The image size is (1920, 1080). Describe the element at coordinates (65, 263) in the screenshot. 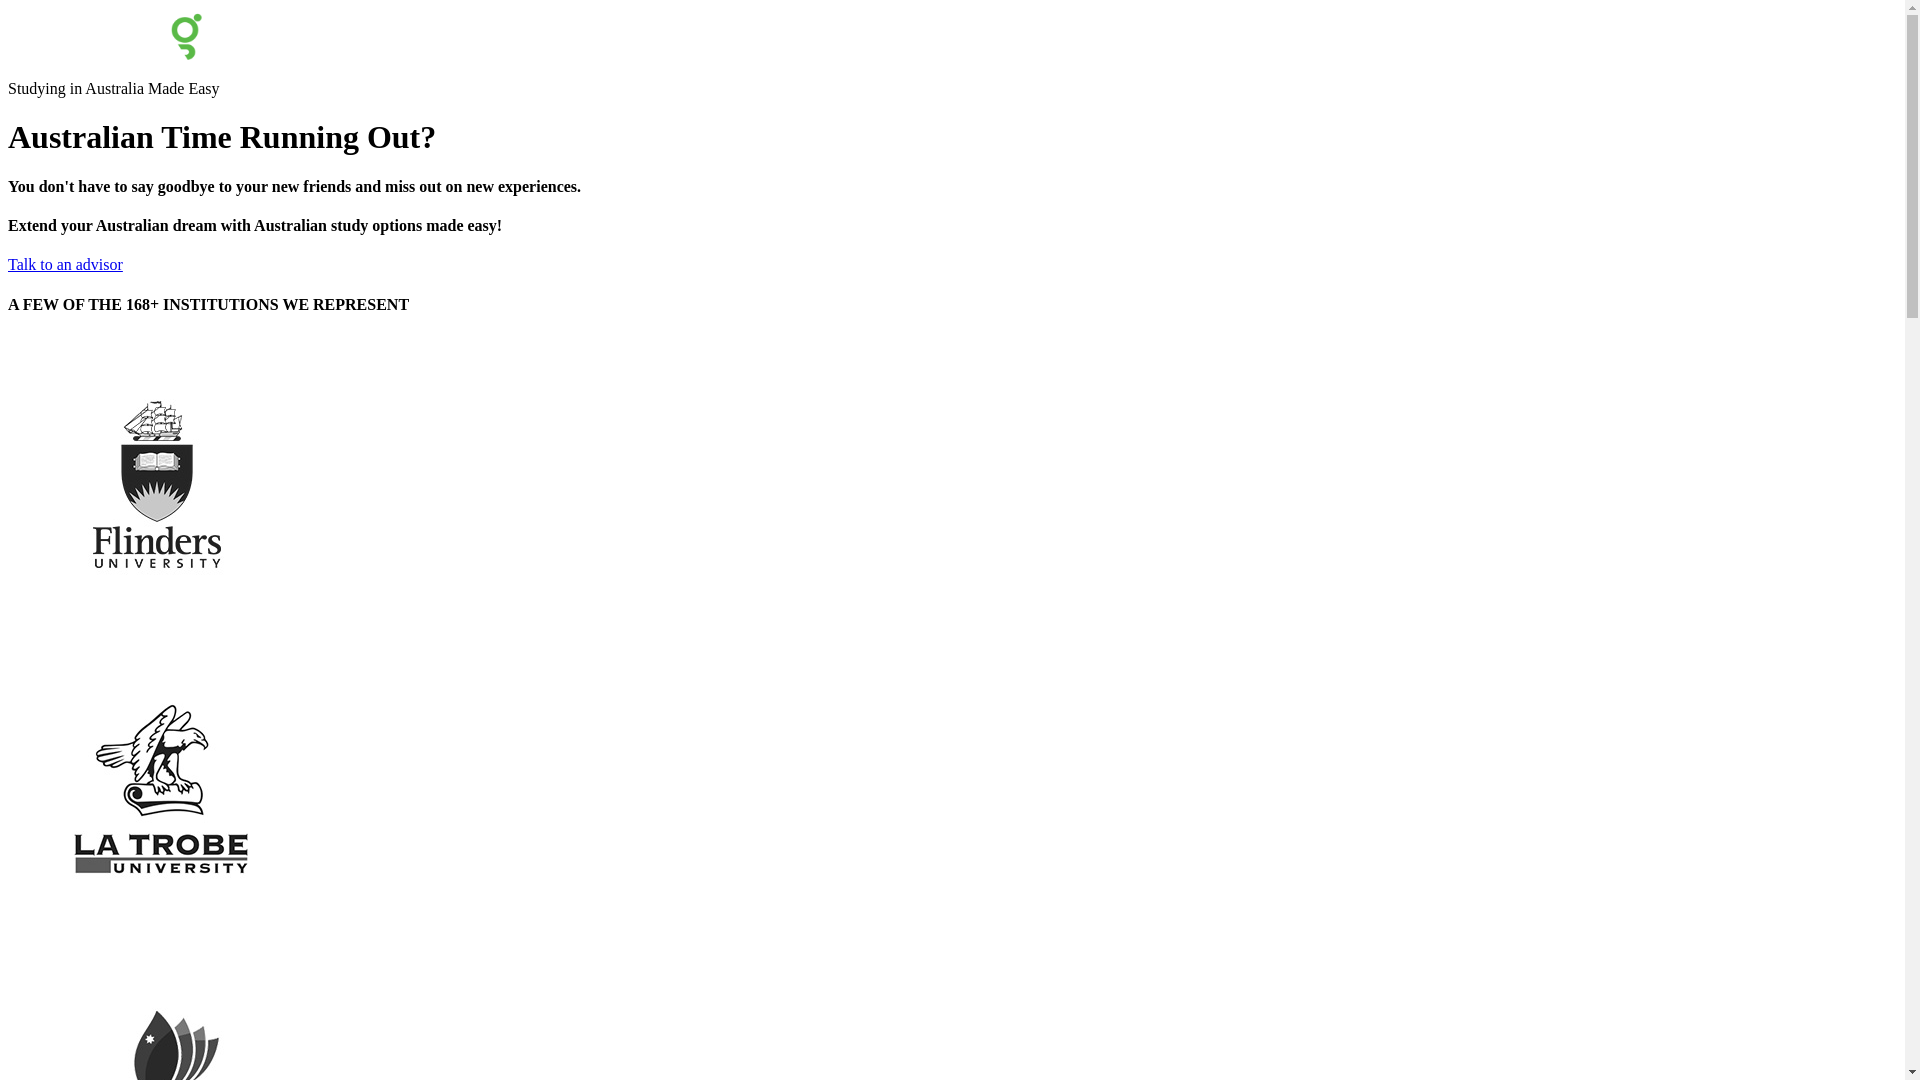

I see `'Talk to an advisor'` at that location.